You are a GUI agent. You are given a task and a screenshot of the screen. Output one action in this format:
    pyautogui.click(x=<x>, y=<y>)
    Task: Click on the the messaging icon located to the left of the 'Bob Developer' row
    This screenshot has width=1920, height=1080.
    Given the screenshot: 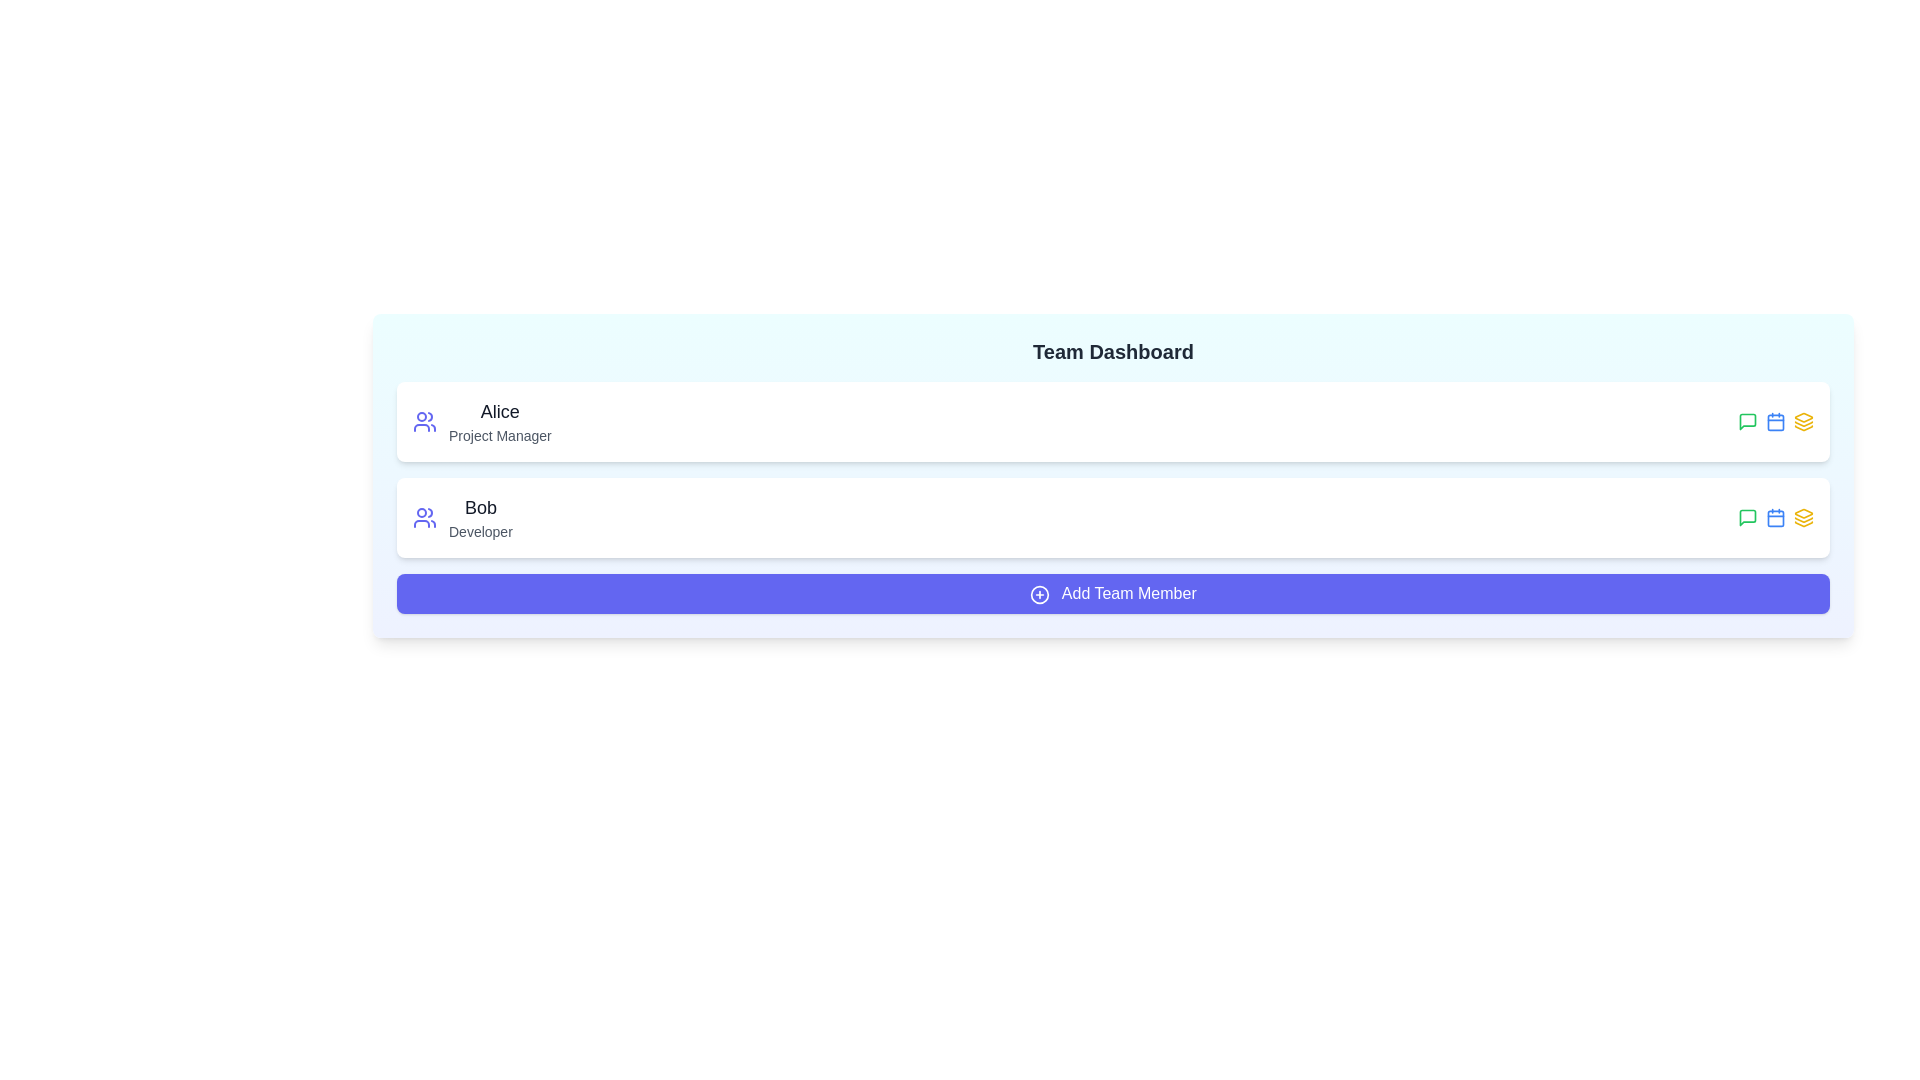 What is the action you would take?
    pyautogui.click(x=1746, y=516)
    